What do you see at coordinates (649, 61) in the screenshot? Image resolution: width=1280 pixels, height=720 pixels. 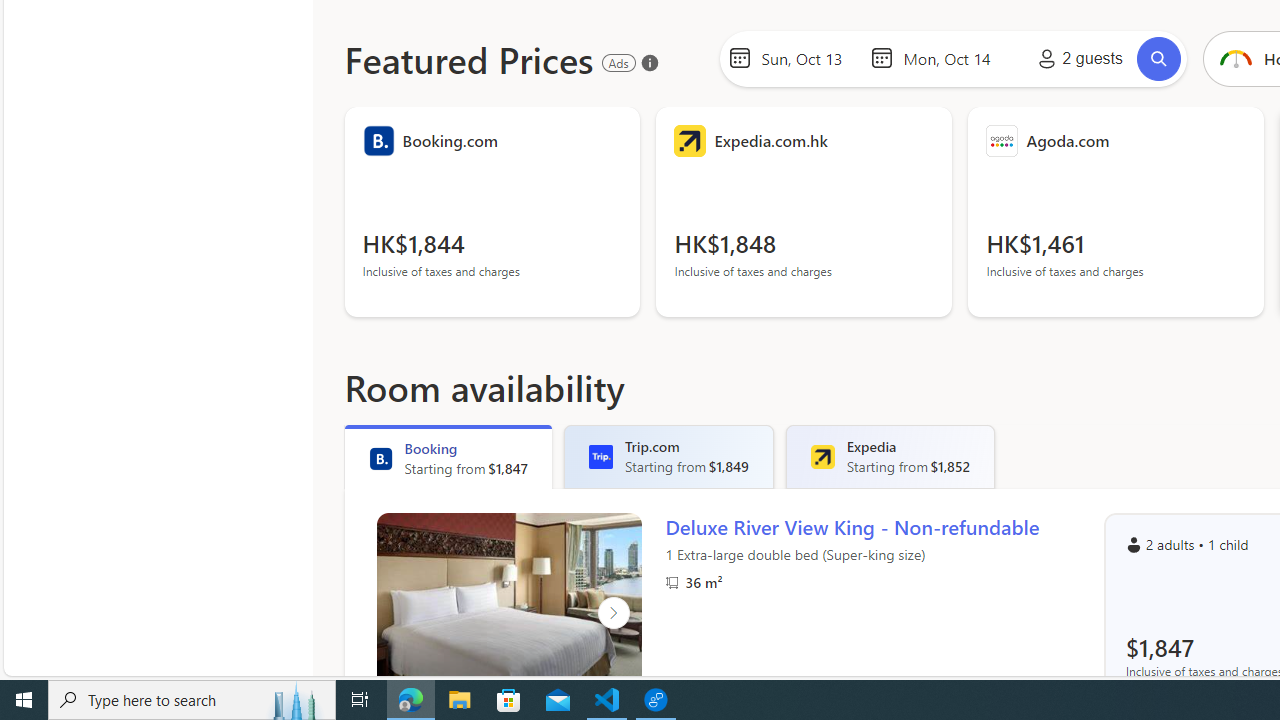 I see `'About our ads'` at bounding box center [649, 61].